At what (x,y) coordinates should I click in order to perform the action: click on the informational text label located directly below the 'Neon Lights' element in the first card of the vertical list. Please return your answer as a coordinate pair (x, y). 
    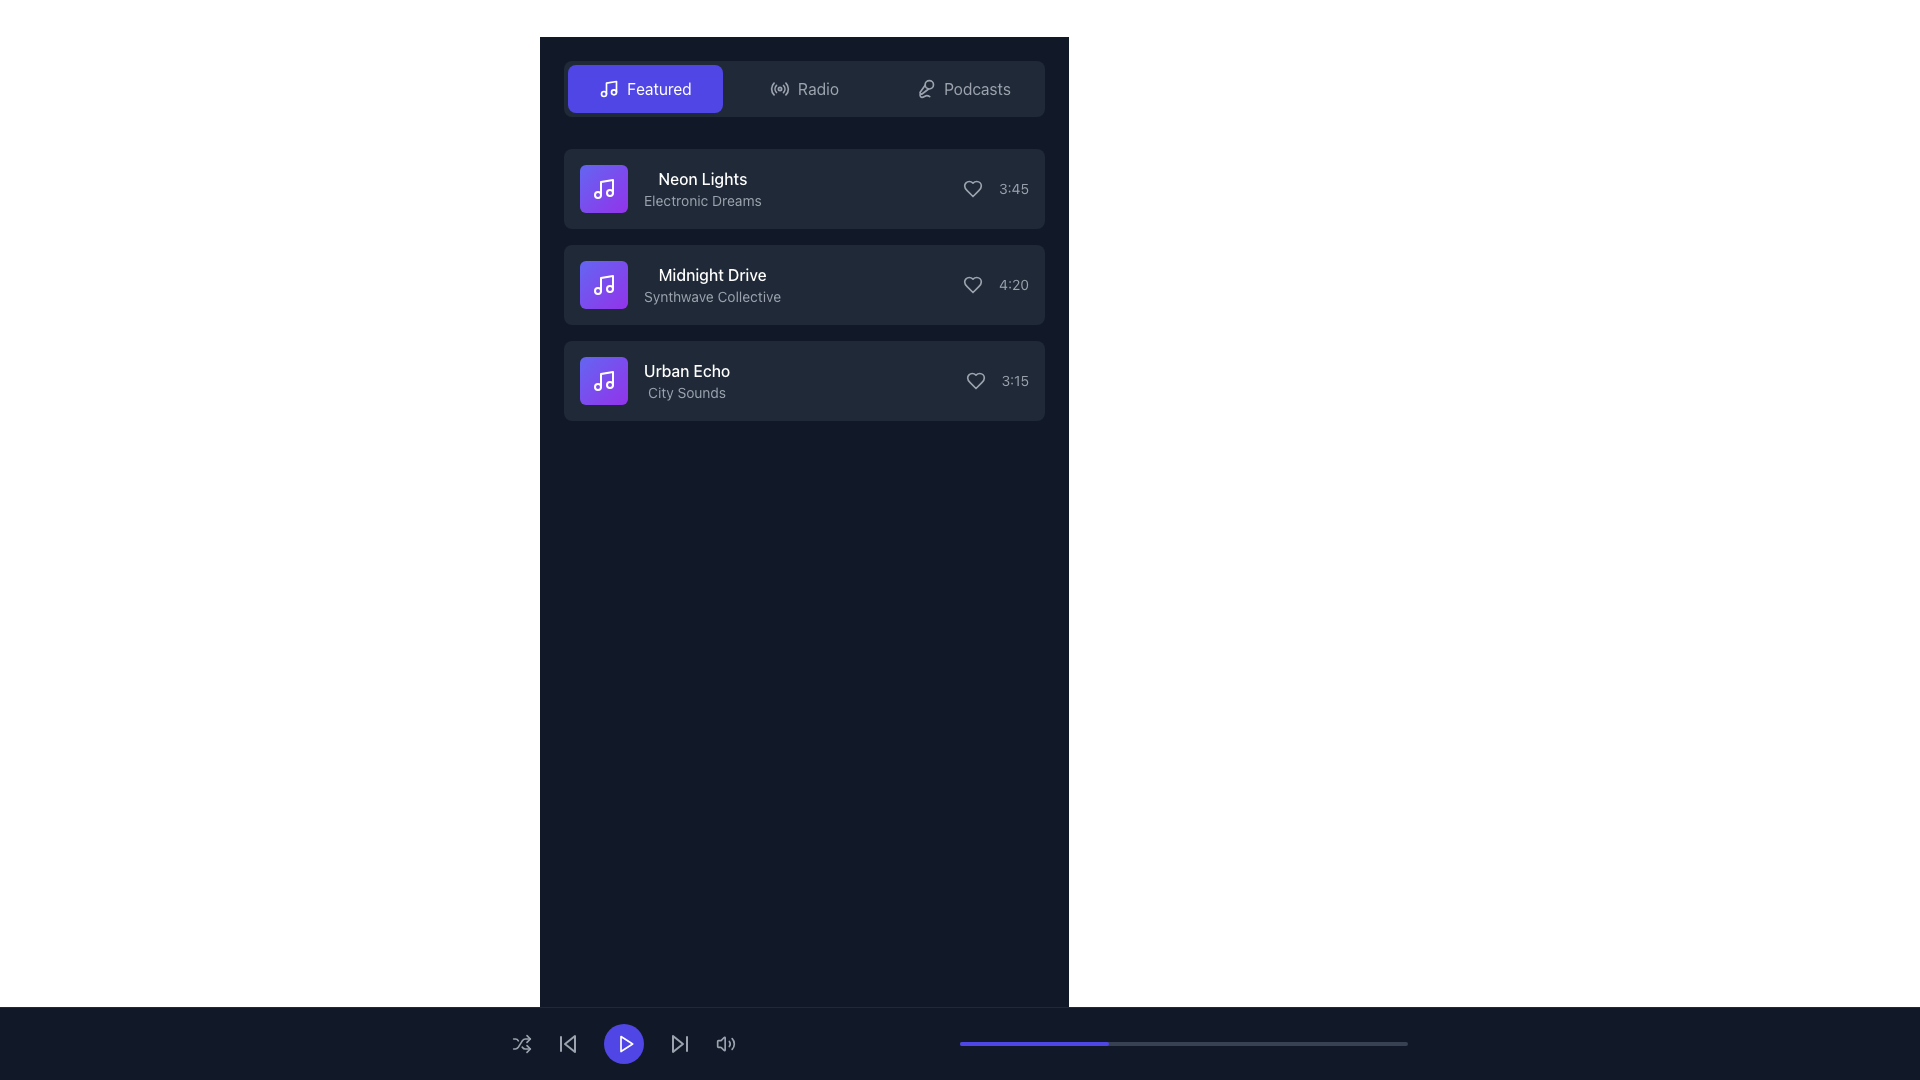
    Looking at the image, I should click on (702, 200).